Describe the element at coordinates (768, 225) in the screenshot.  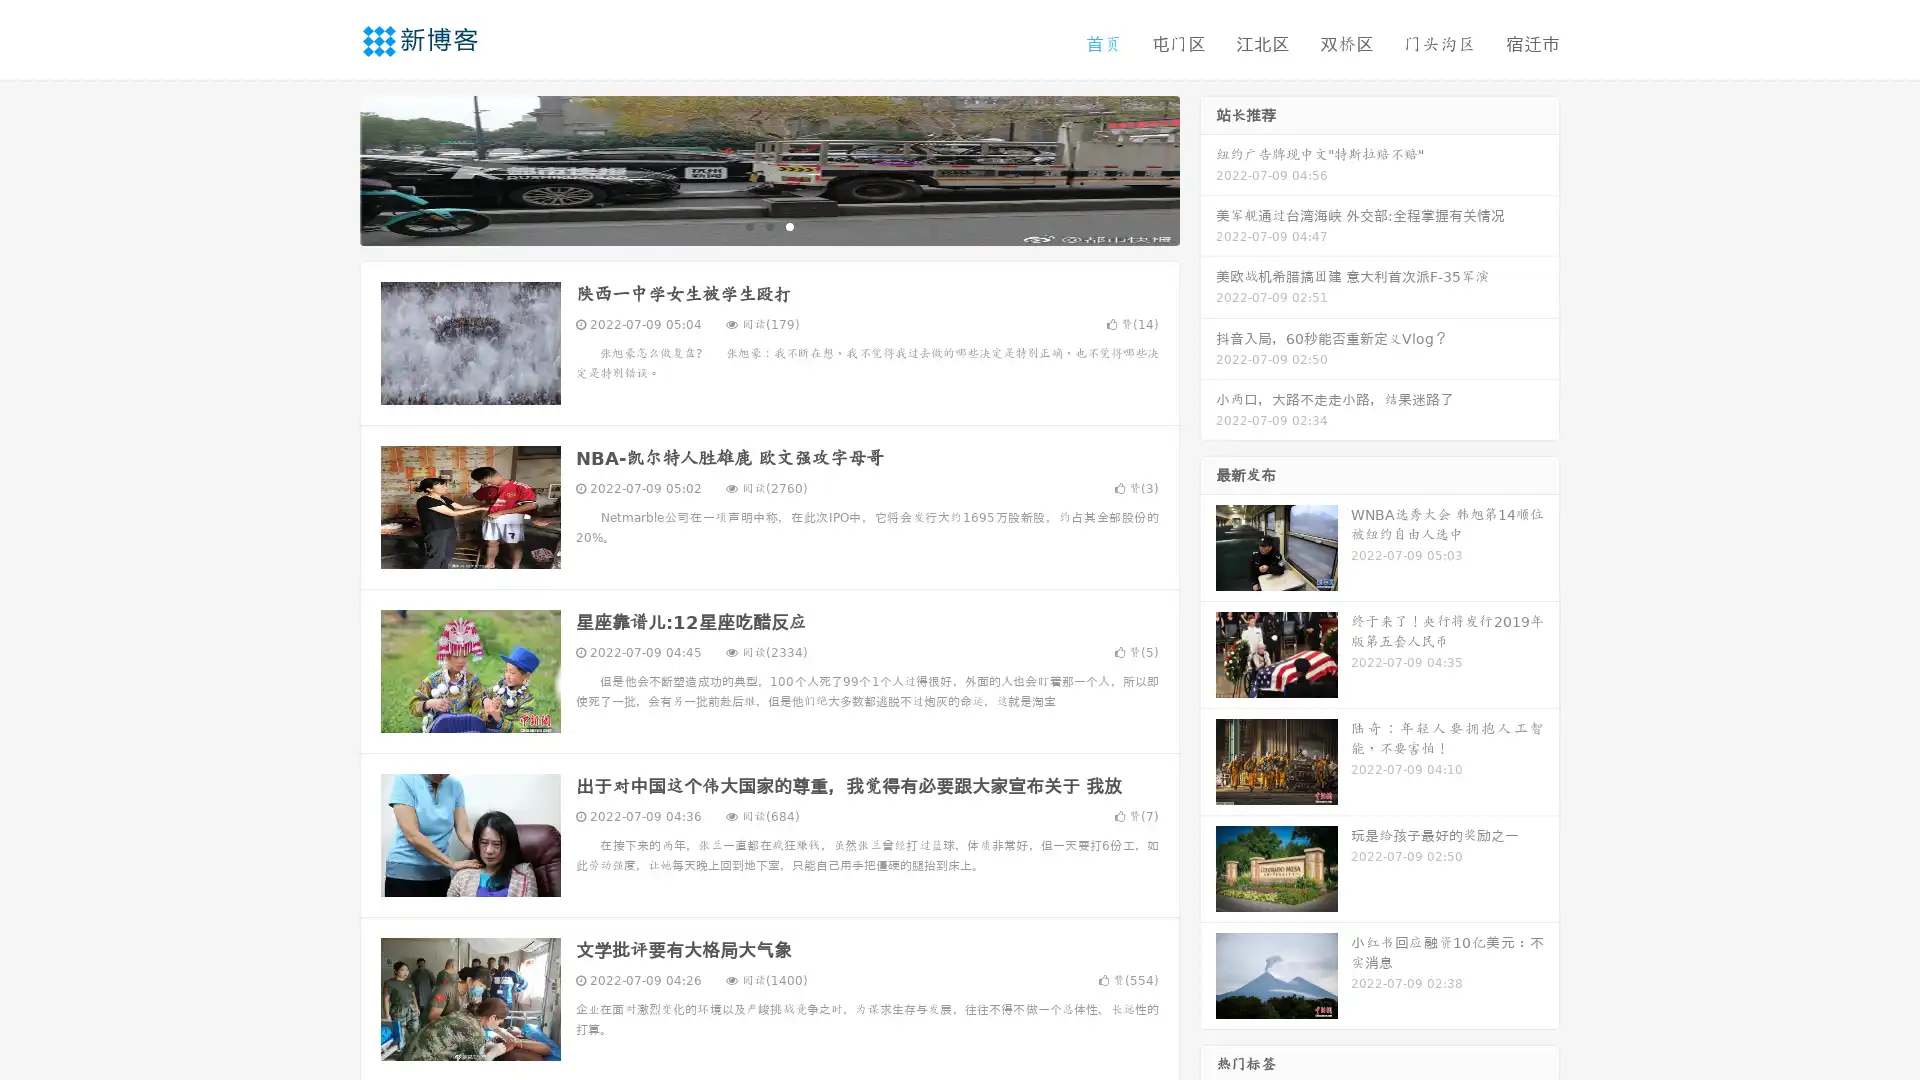
I see `Go to slide 2` at that location.